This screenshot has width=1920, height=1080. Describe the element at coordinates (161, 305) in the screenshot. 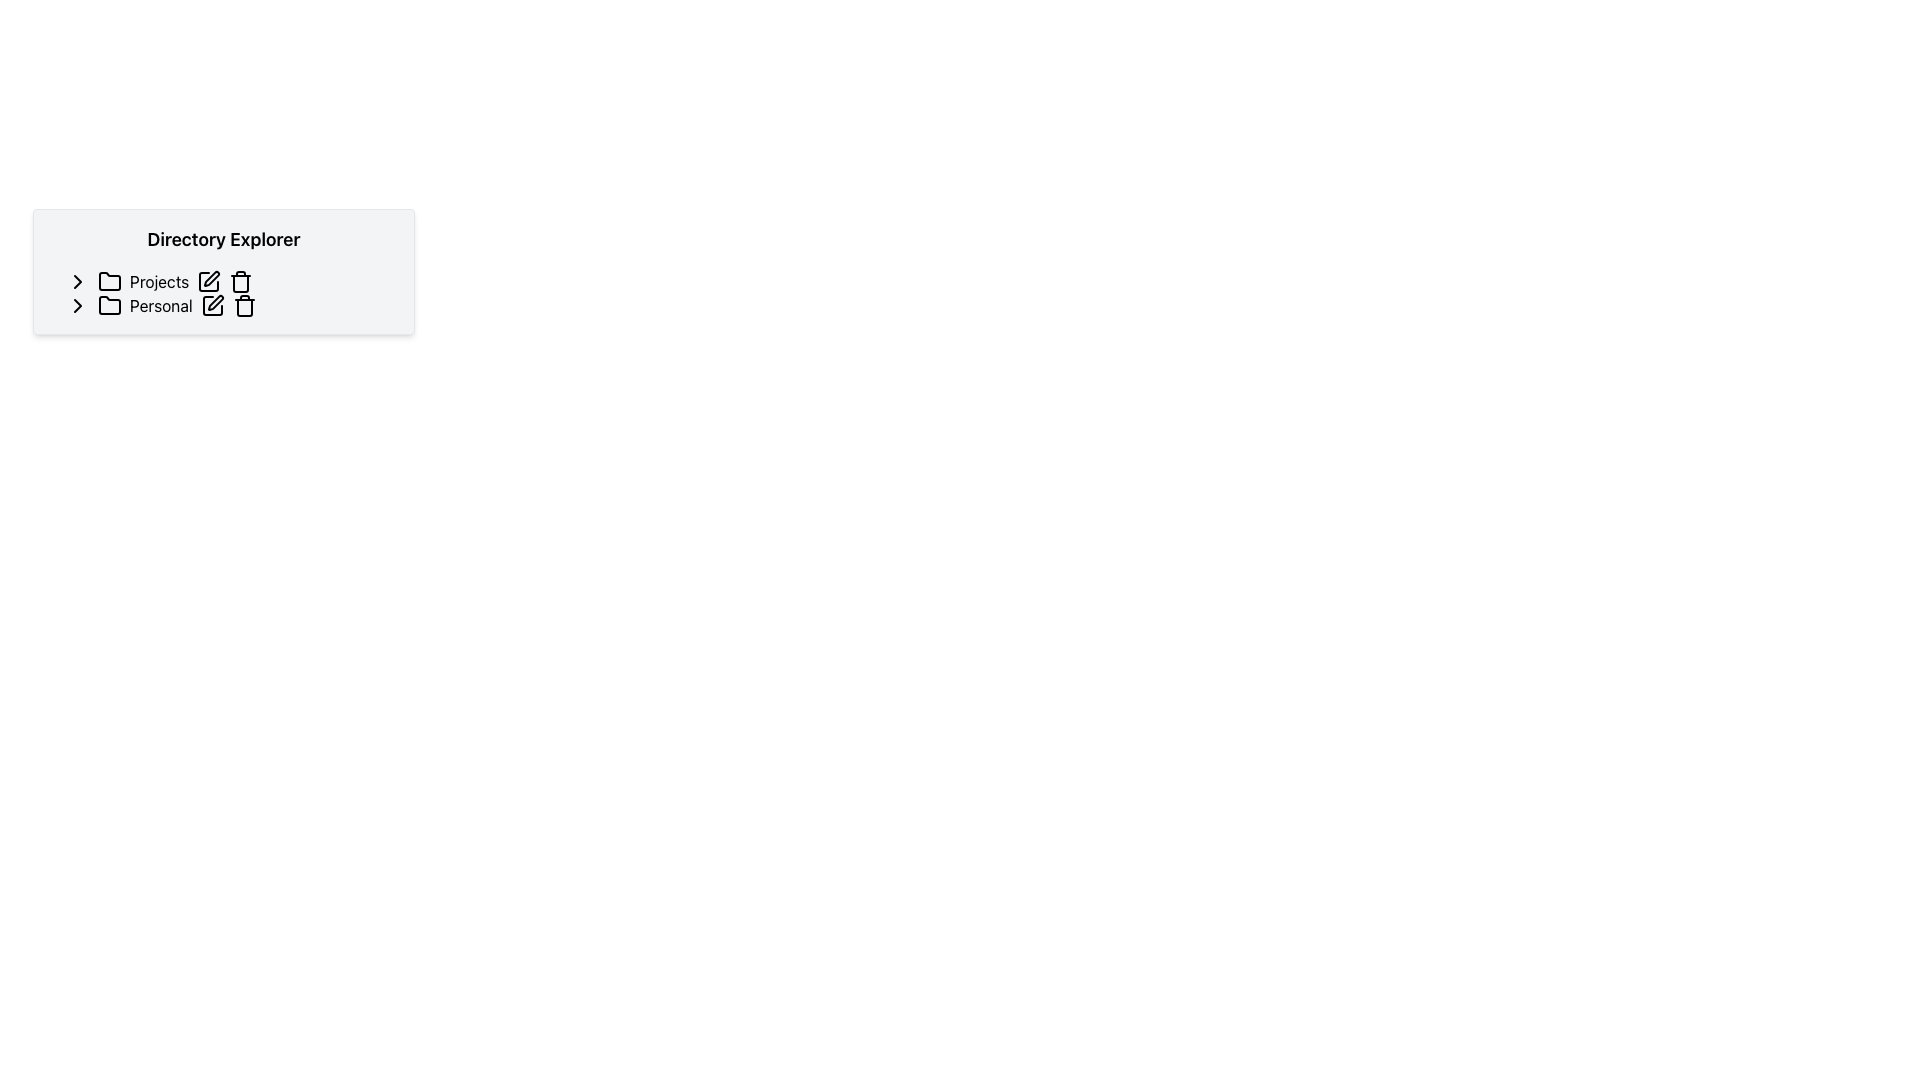

I see `the text label displaying 'Personal'` at that location.